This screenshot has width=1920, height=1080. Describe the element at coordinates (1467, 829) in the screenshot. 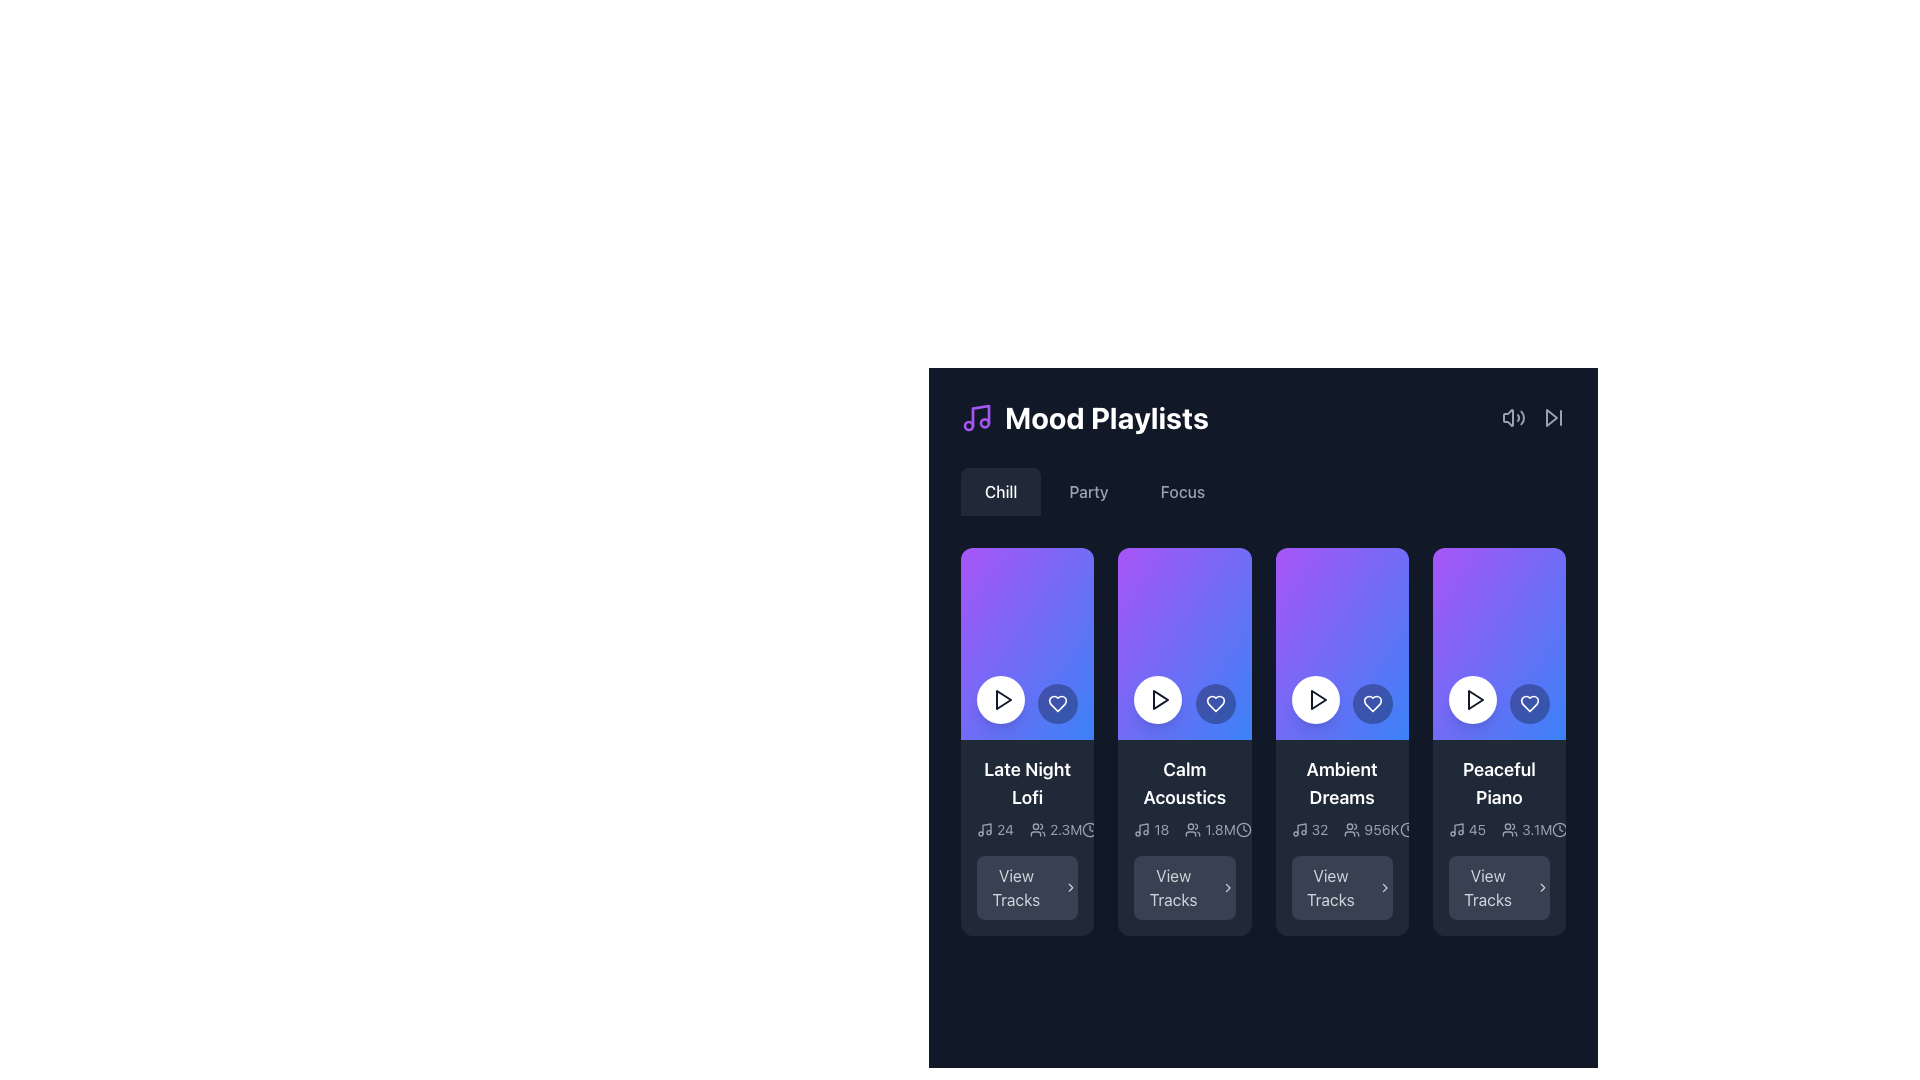

I see `the area surrounding the icon and text pair that displays the number of tracks in the 'Peaceful Piano' playlist for related actions` at that location.